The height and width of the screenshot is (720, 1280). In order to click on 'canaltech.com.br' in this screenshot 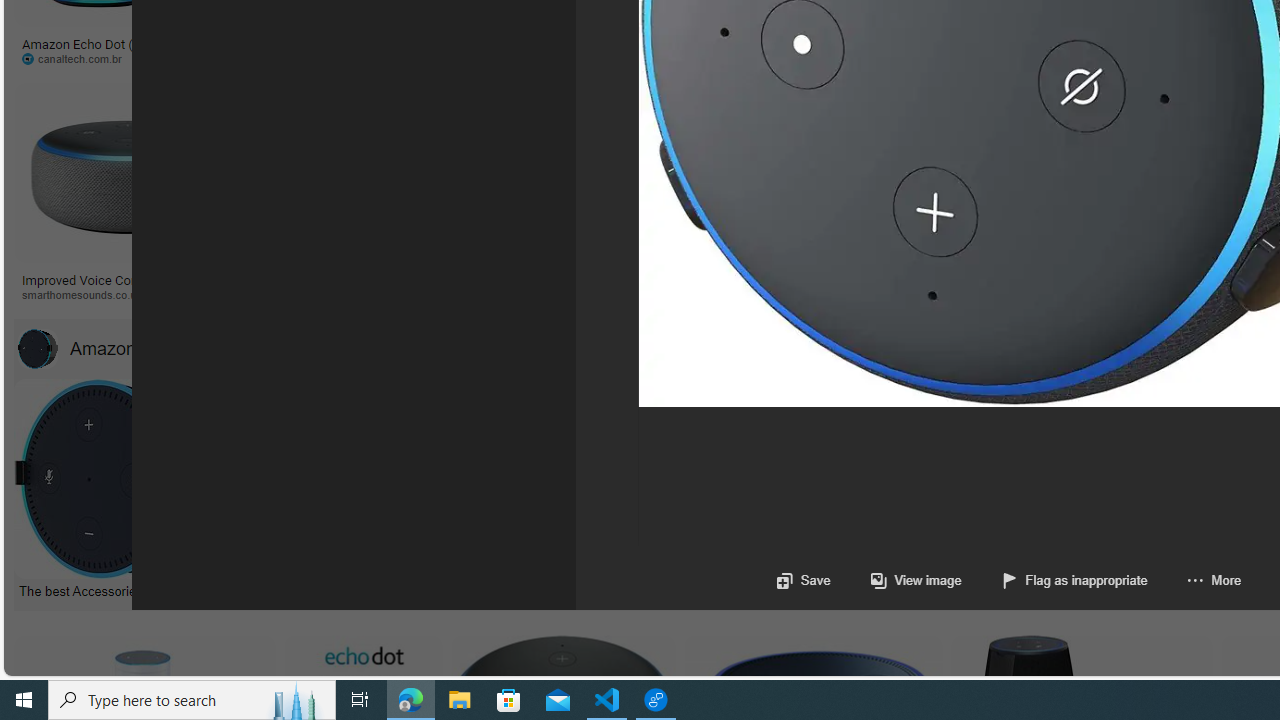, I will do `click(78, 57)`.